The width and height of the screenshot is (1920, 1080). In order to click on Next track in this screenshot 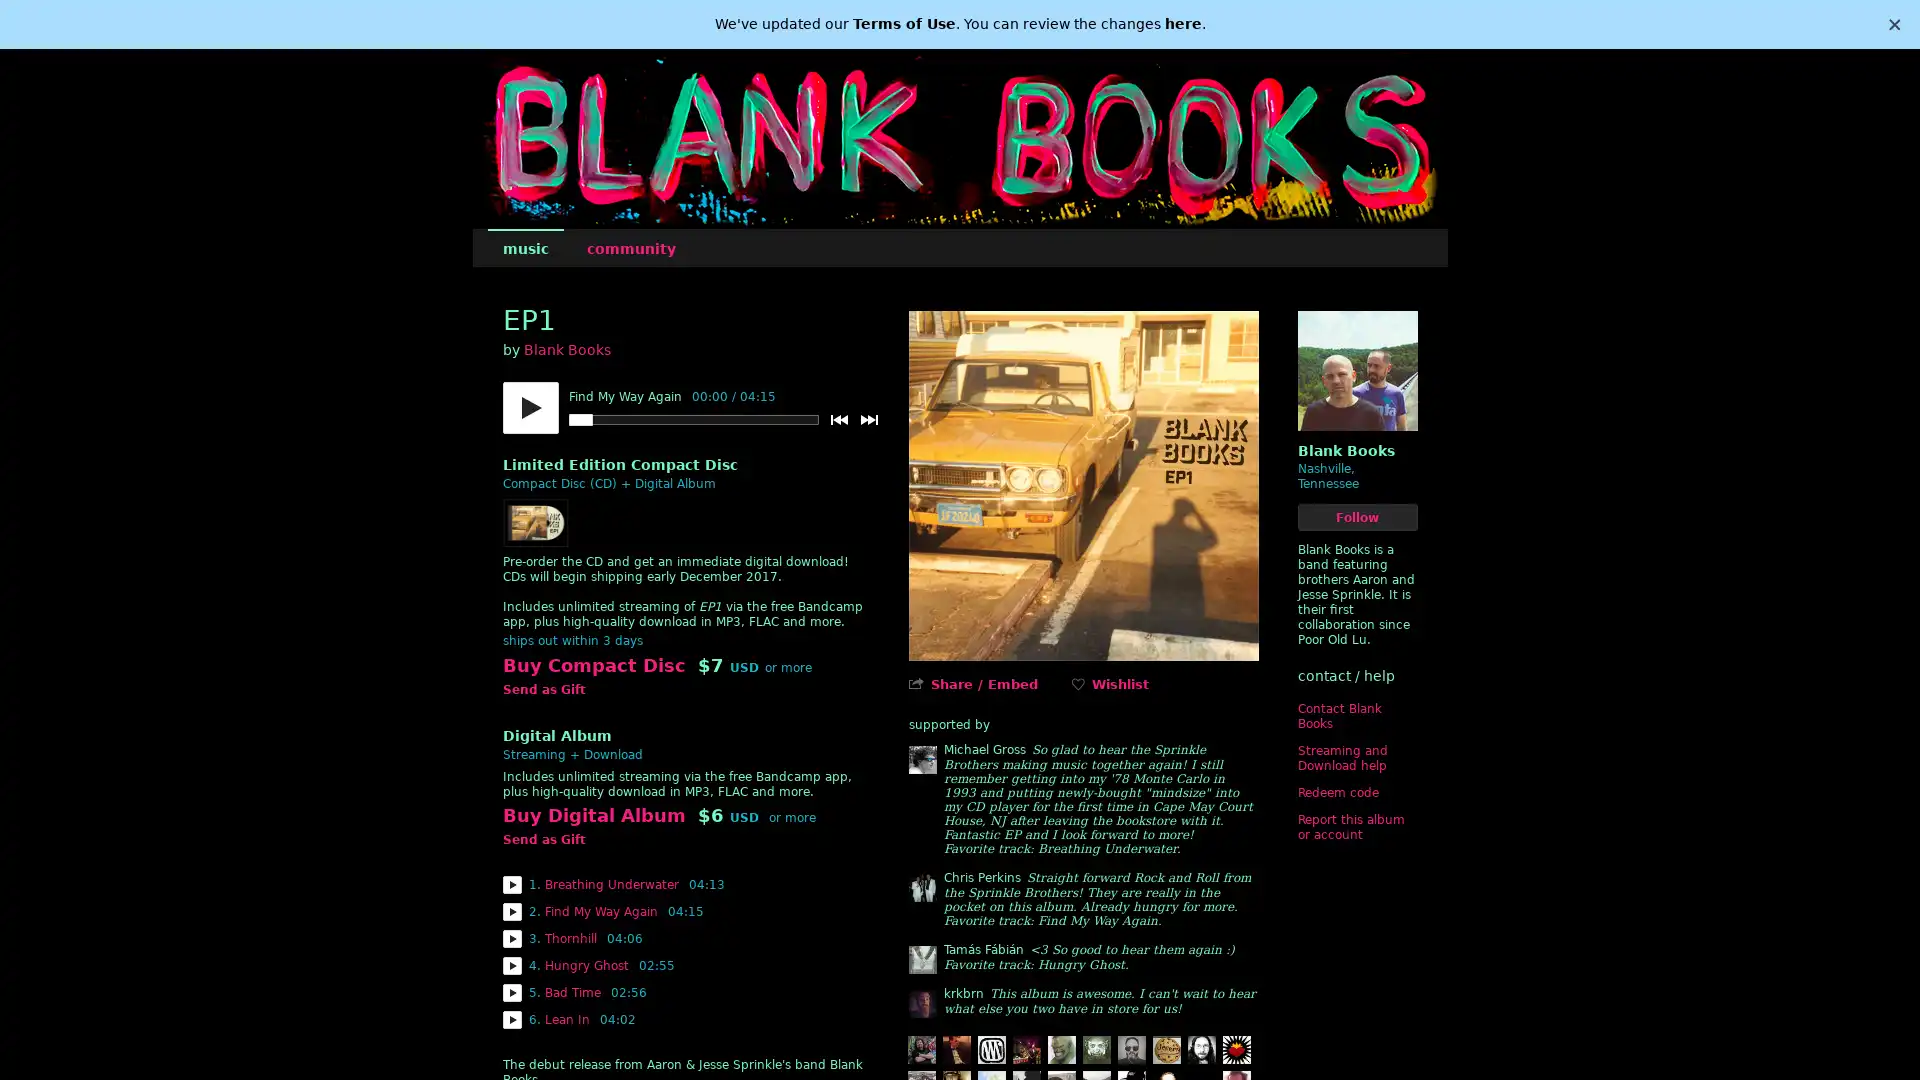, I will do `click(868, 419)`.